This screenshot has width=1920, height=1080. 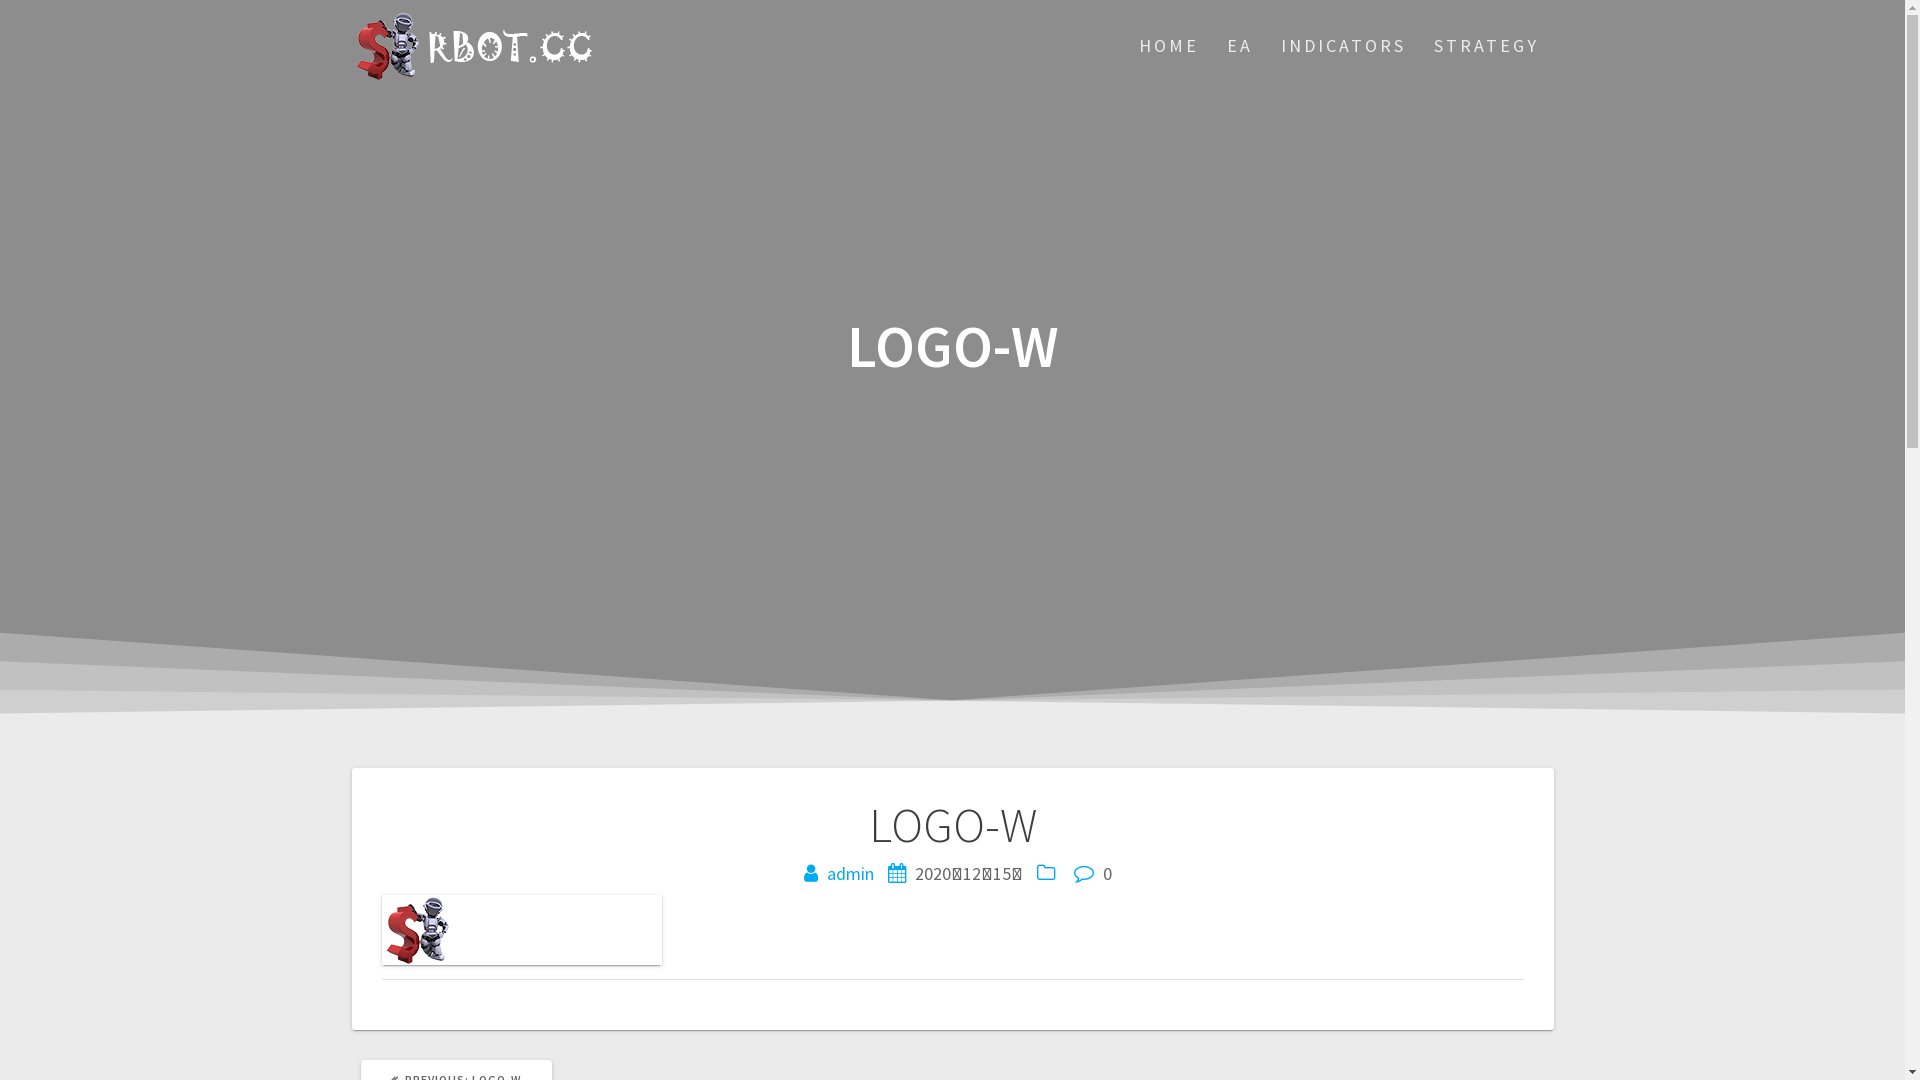 I want to click on 'admin', so click(x=849, y=872).